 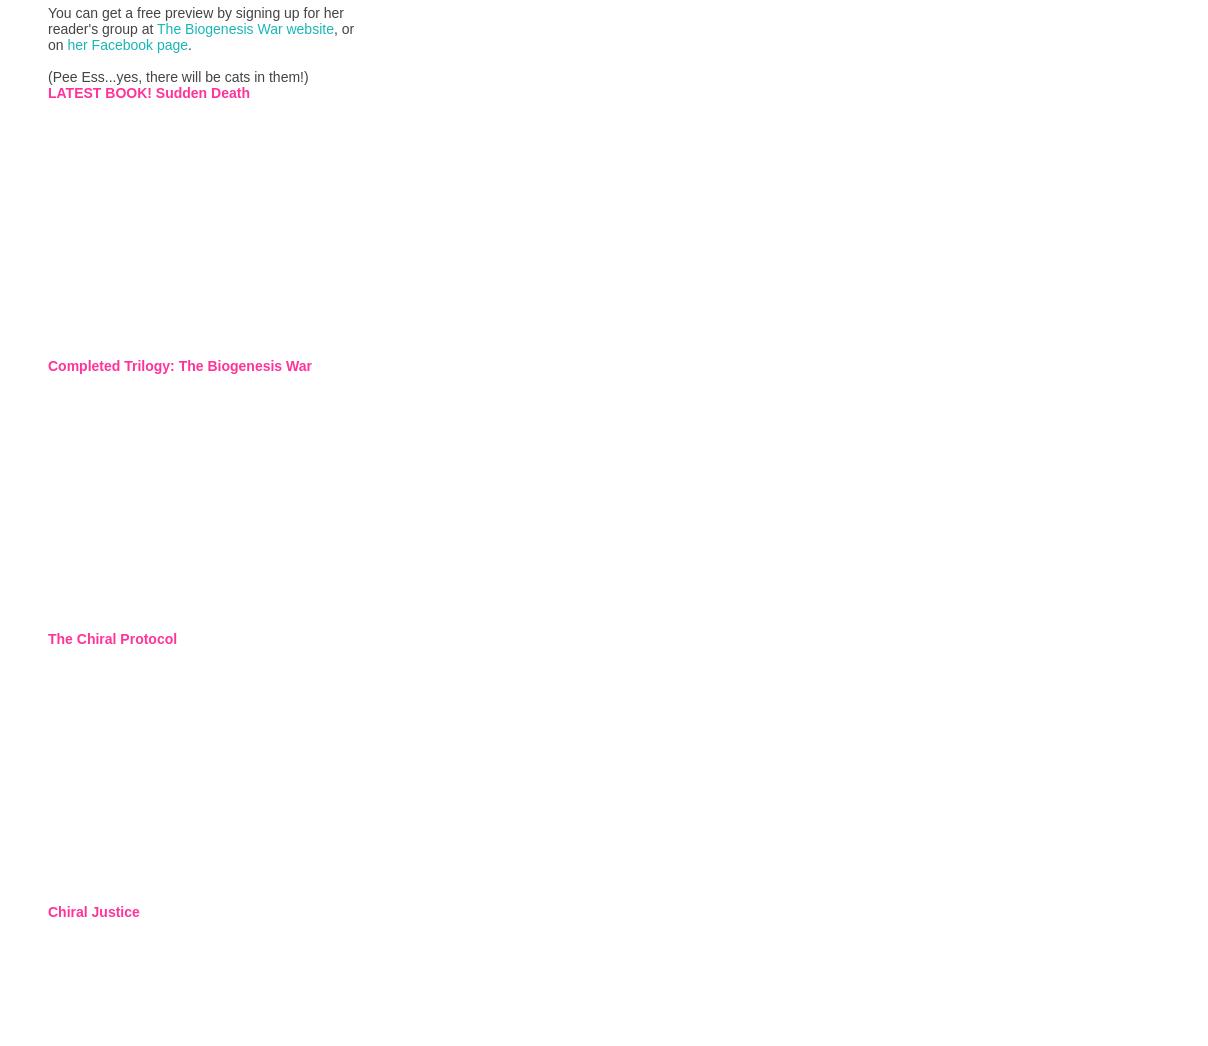 What do you see at coordinates (190, 43) in the screenshot?
I see `'.'` at bounding box center [190, 43].